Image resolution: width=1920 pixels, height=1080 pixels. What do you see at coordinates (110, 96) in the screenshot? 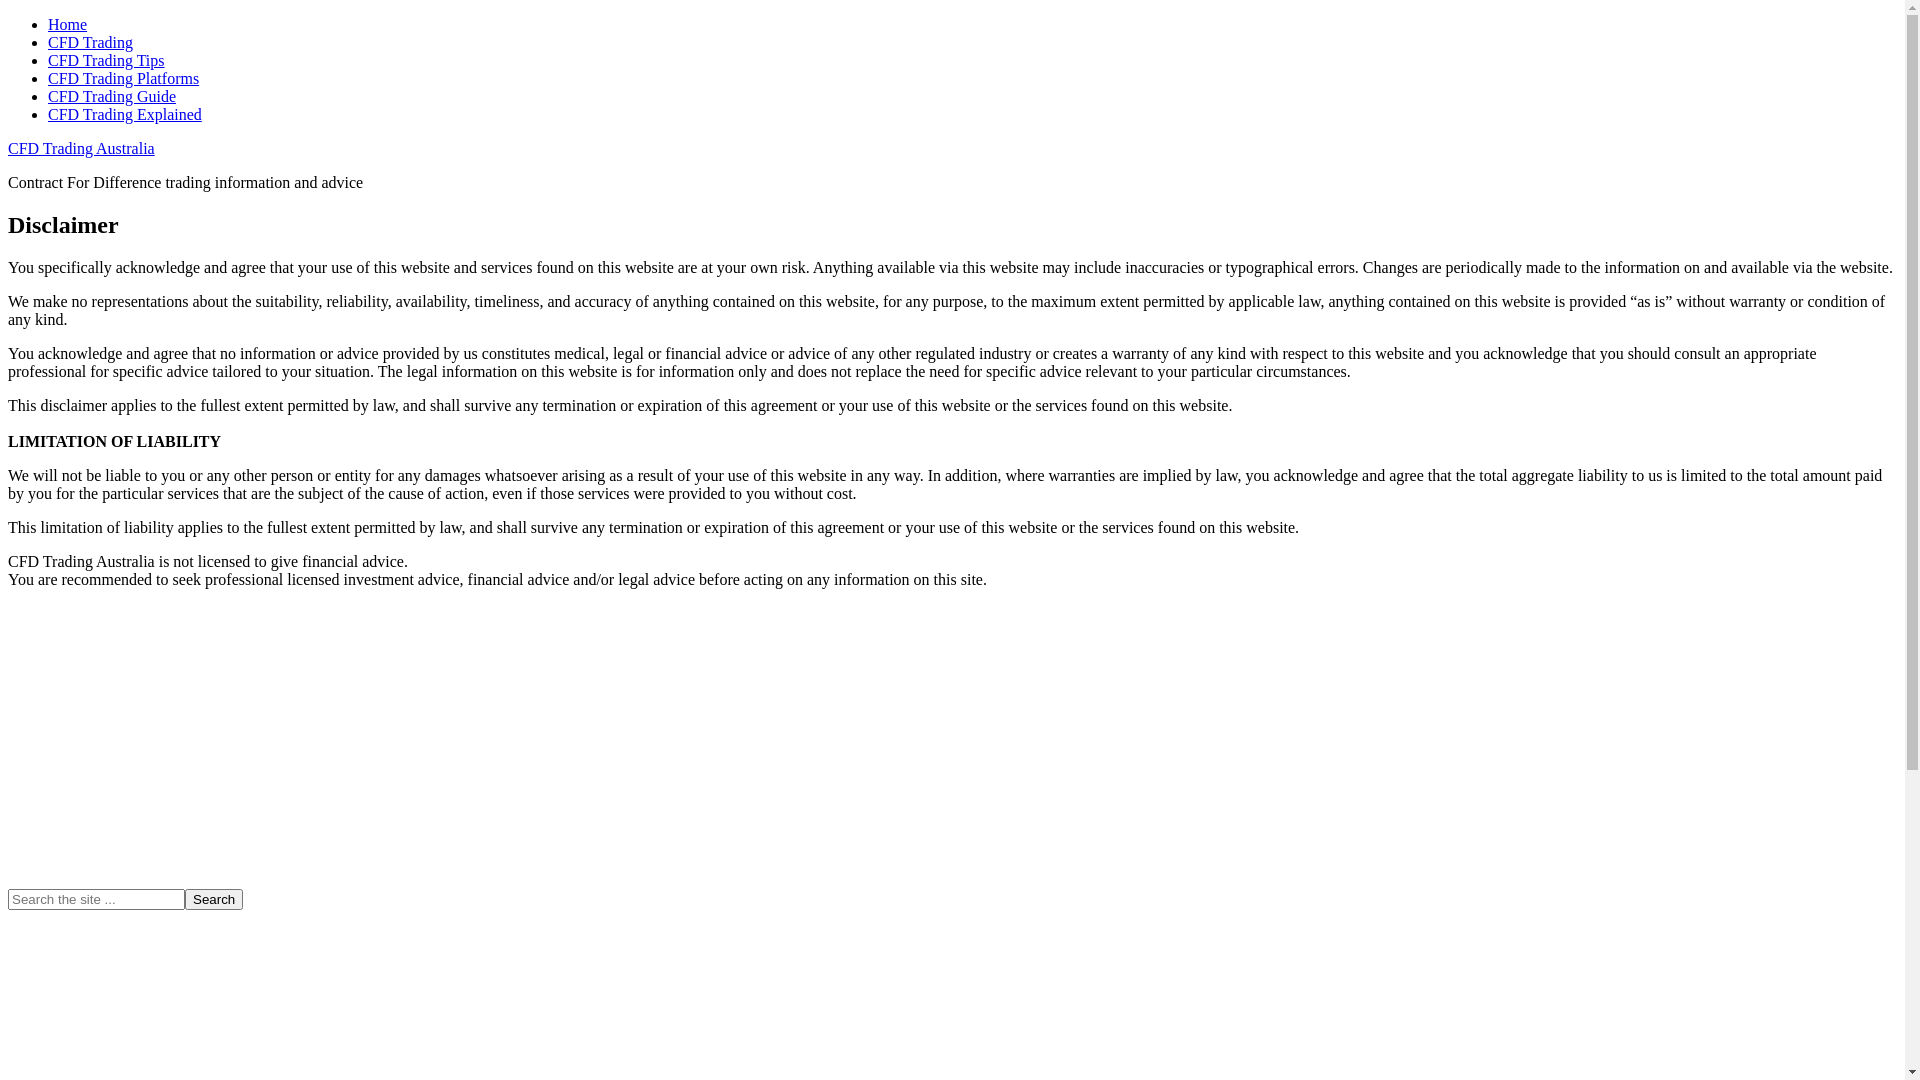
I see `'CFD Trading Guide'` at bounding box center [110, 96].